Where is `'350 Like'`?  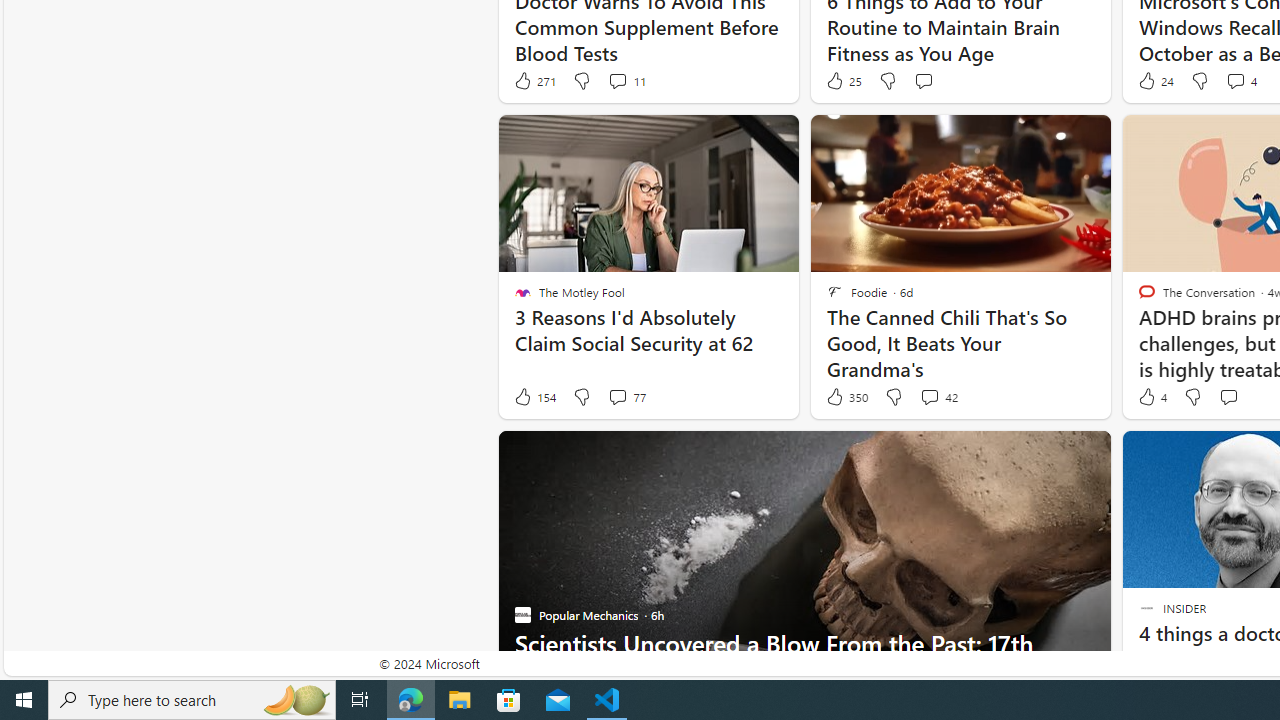
'350 Like' is located at coordinates (846, 397).